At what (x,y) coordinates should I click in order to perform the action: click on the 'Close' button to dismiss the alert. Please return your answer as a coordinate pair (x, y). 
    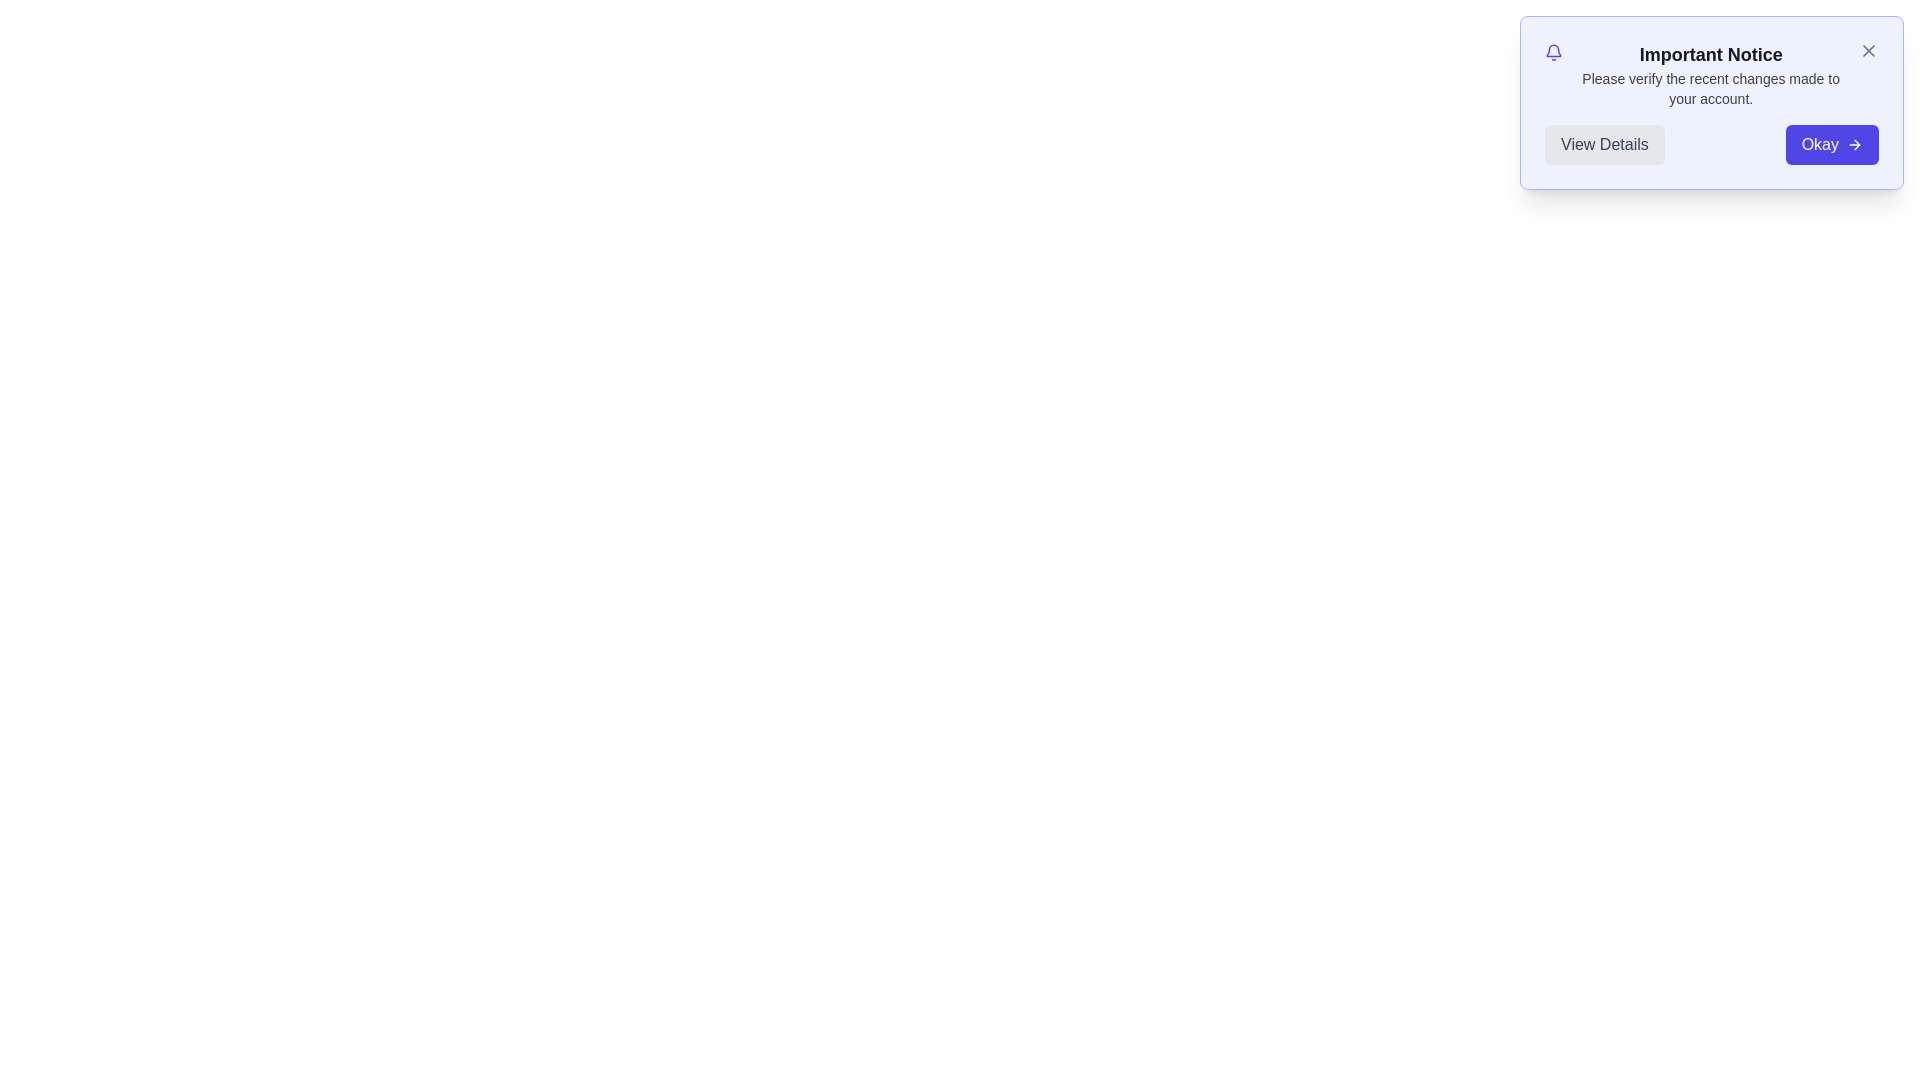
    Looking at the image, I should click on (1867, 49).